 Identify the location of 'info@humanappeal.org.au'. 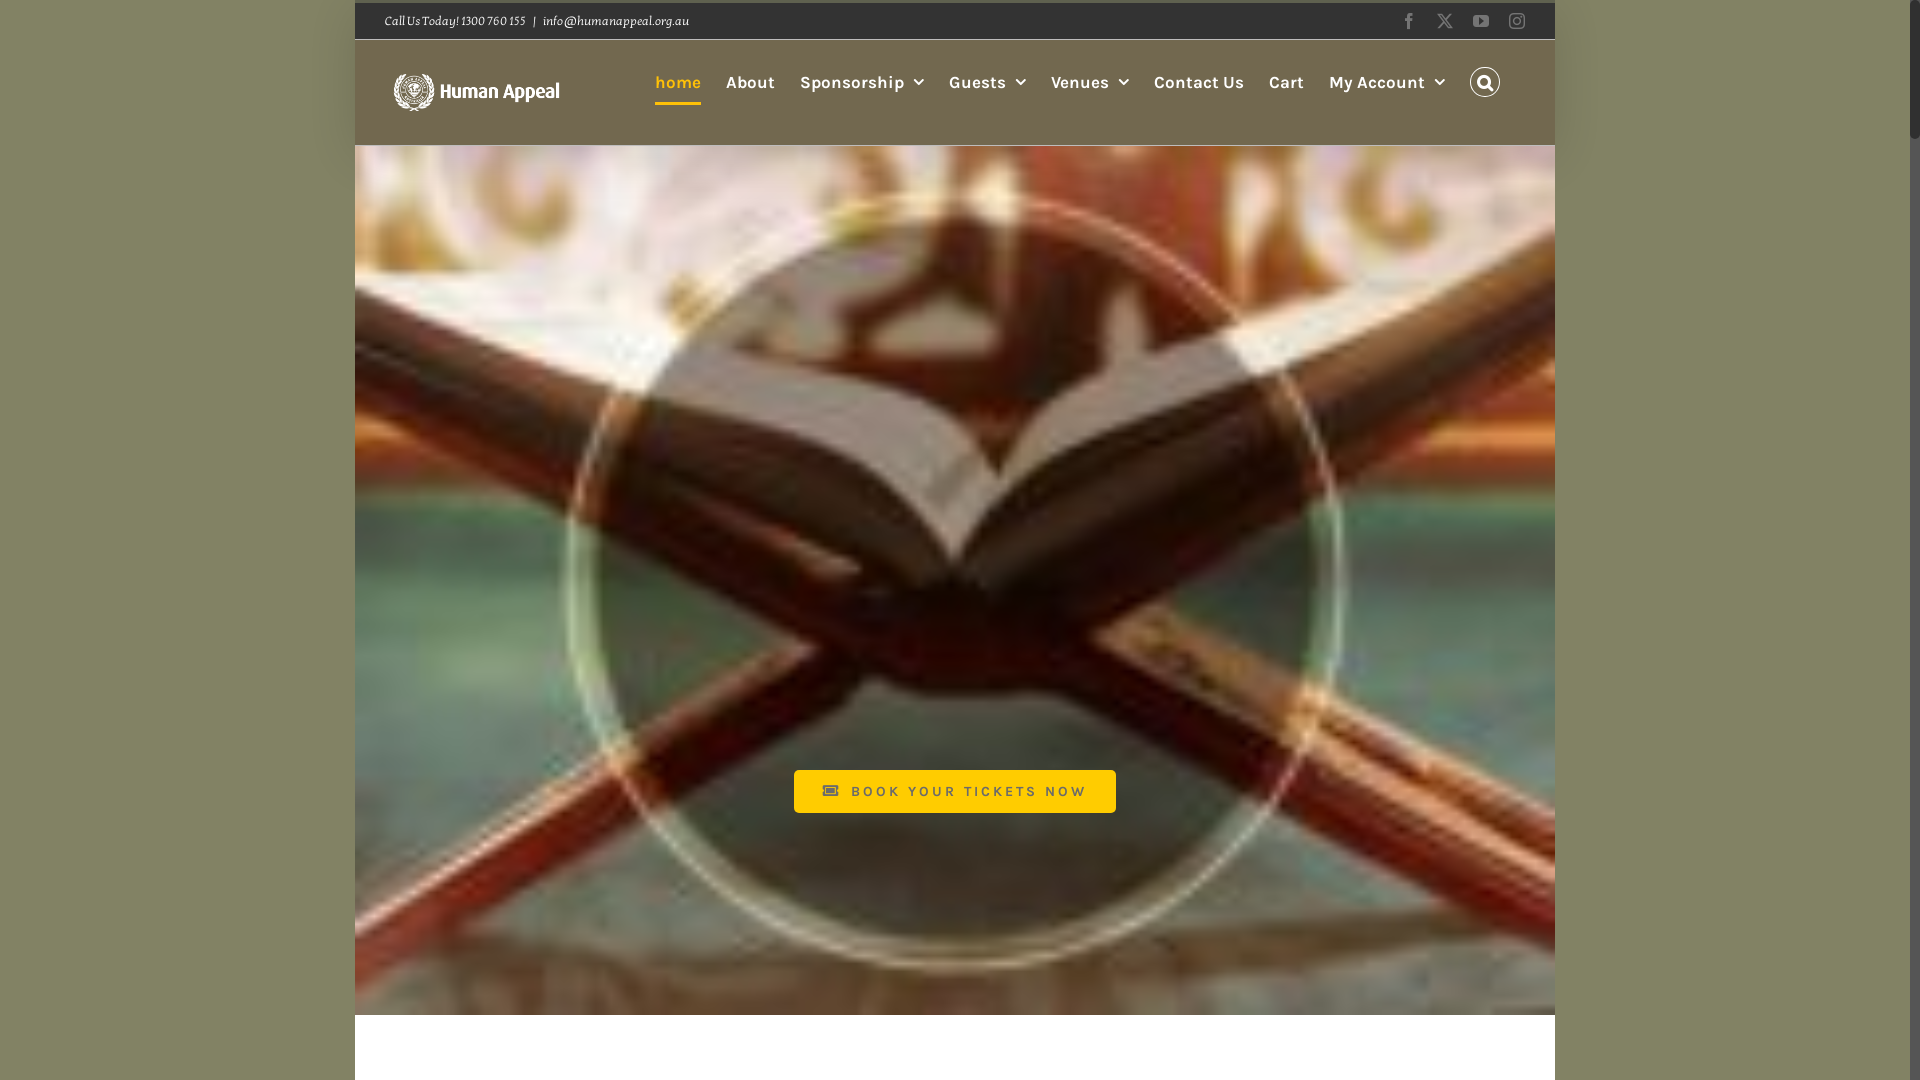
(614, 20).